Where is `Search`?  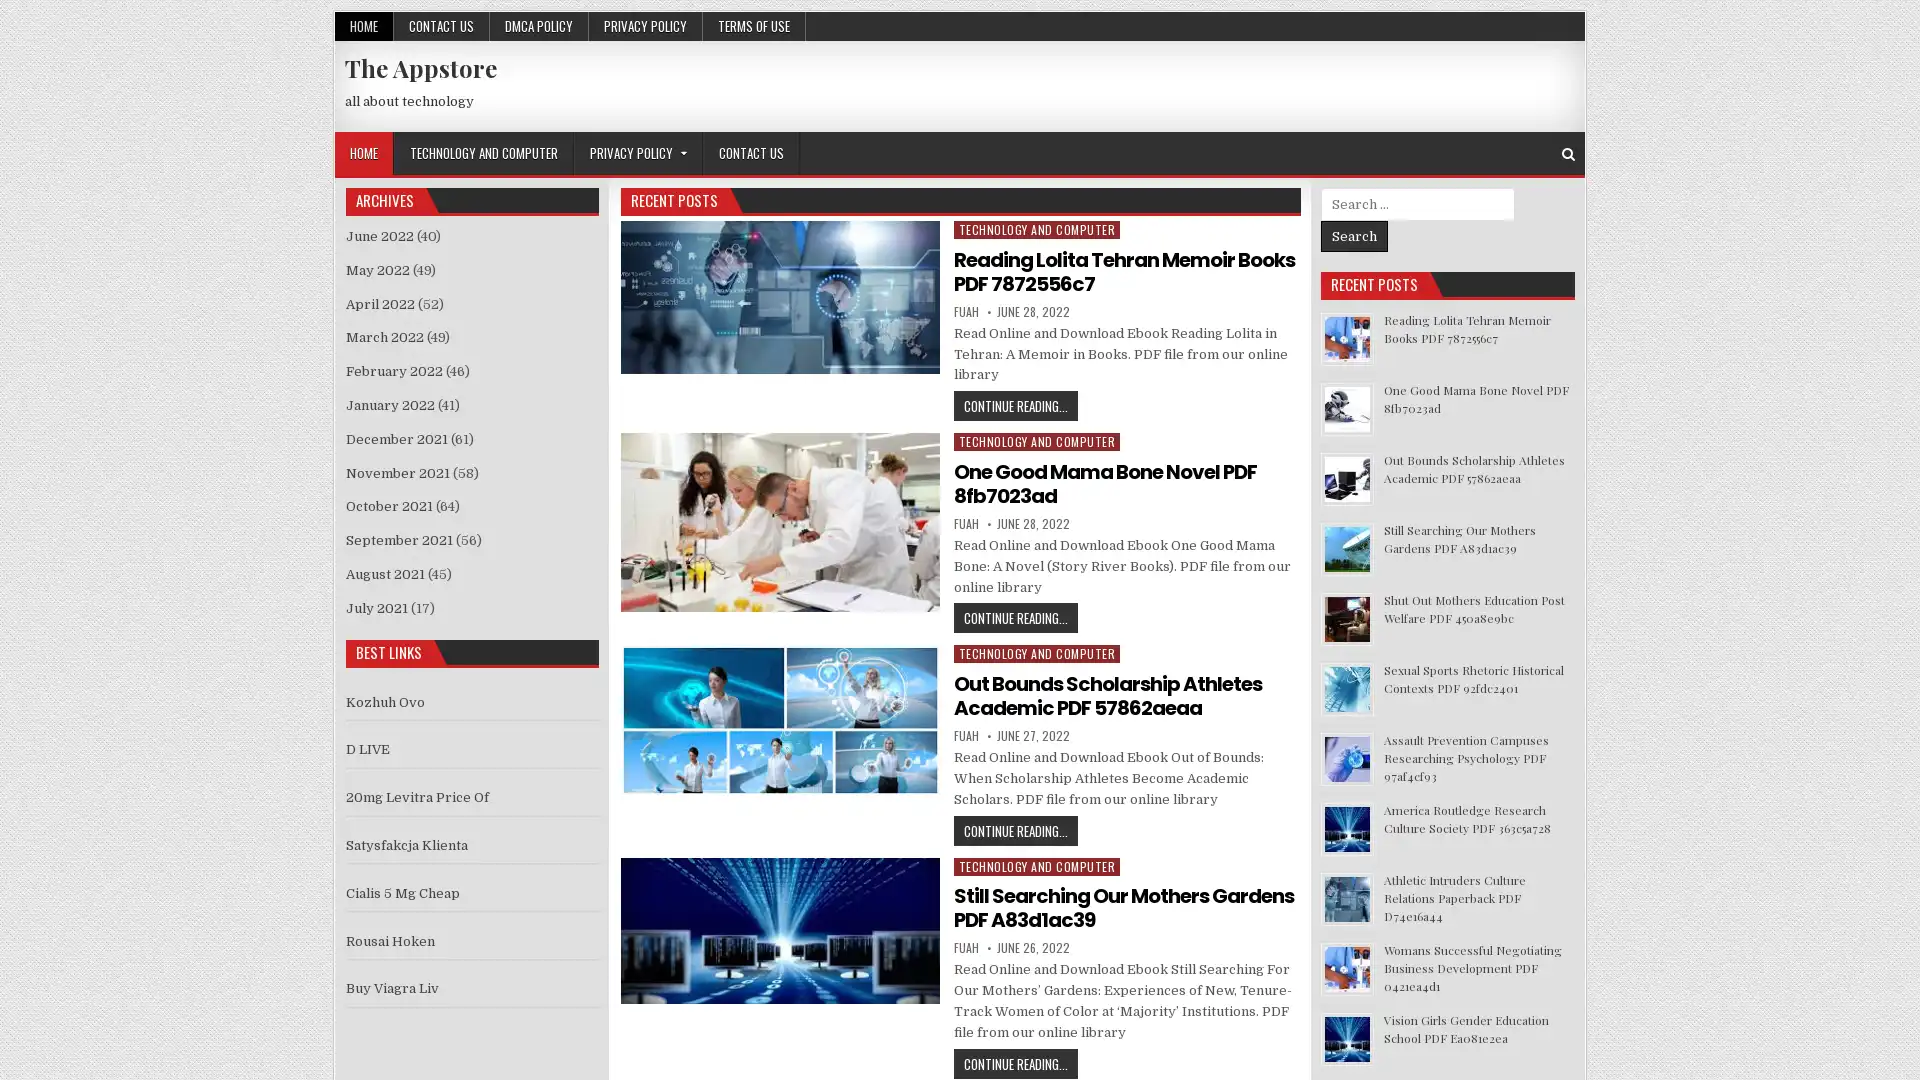
Search is located at coordinates (1354, 235).